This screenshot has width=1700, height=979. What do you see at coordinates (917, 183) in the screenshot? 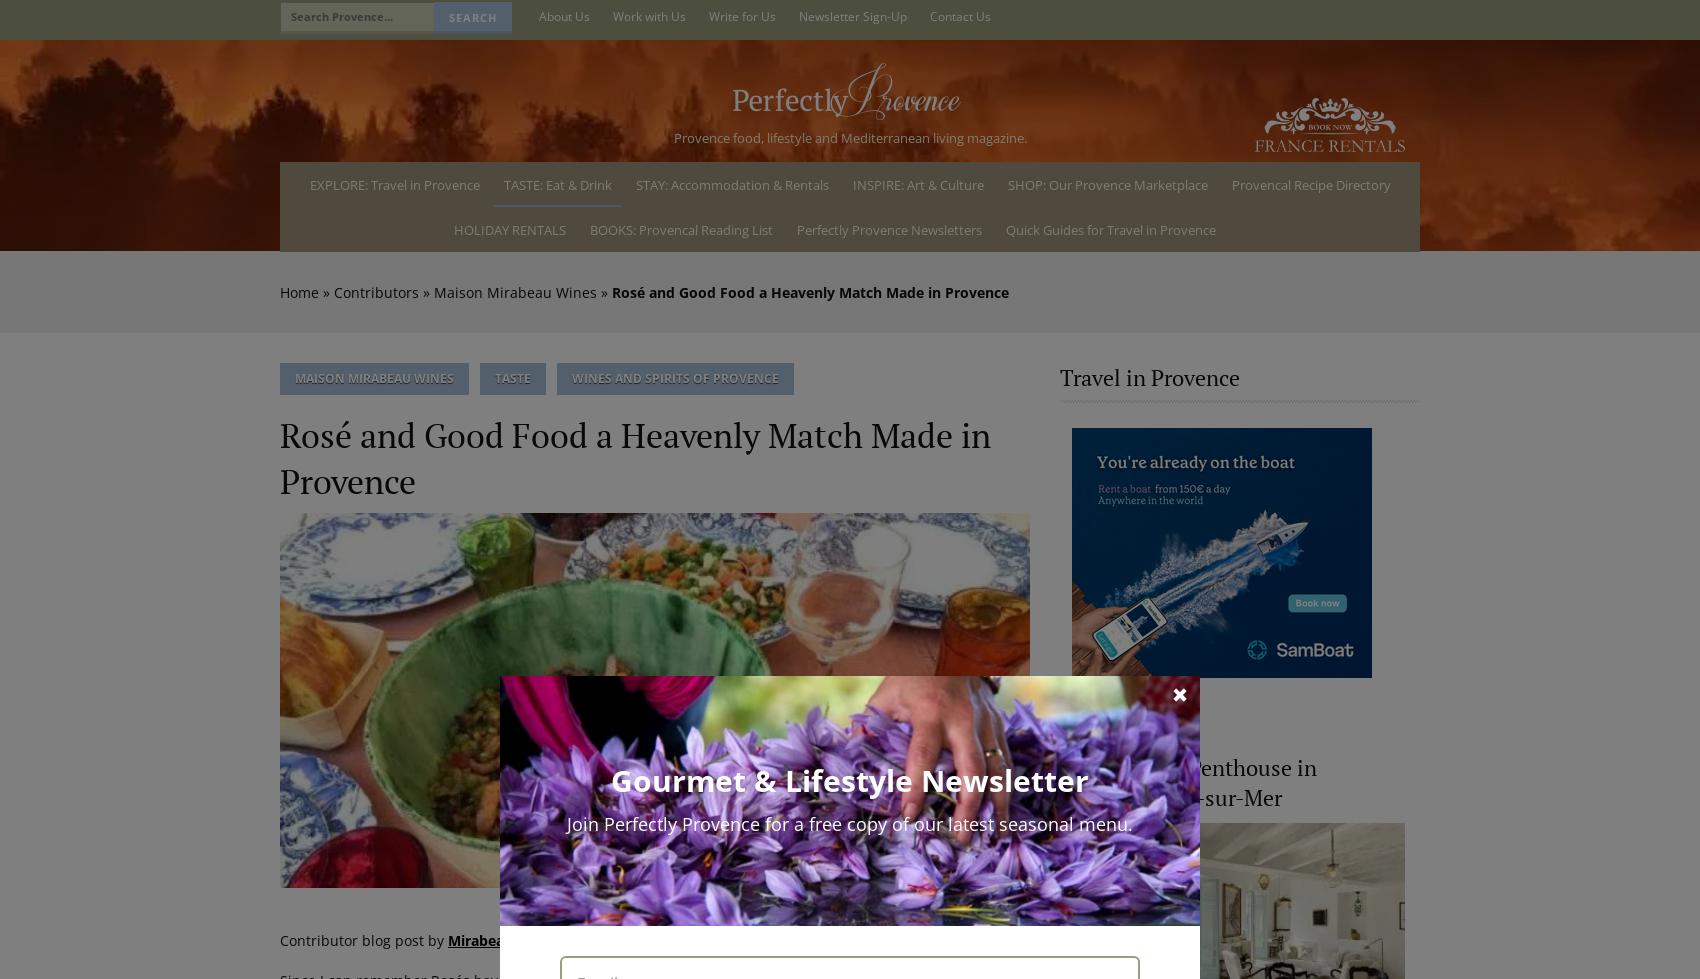
I see `'INSPIRE: Art & Culture'` at bounding box center [917, 183].